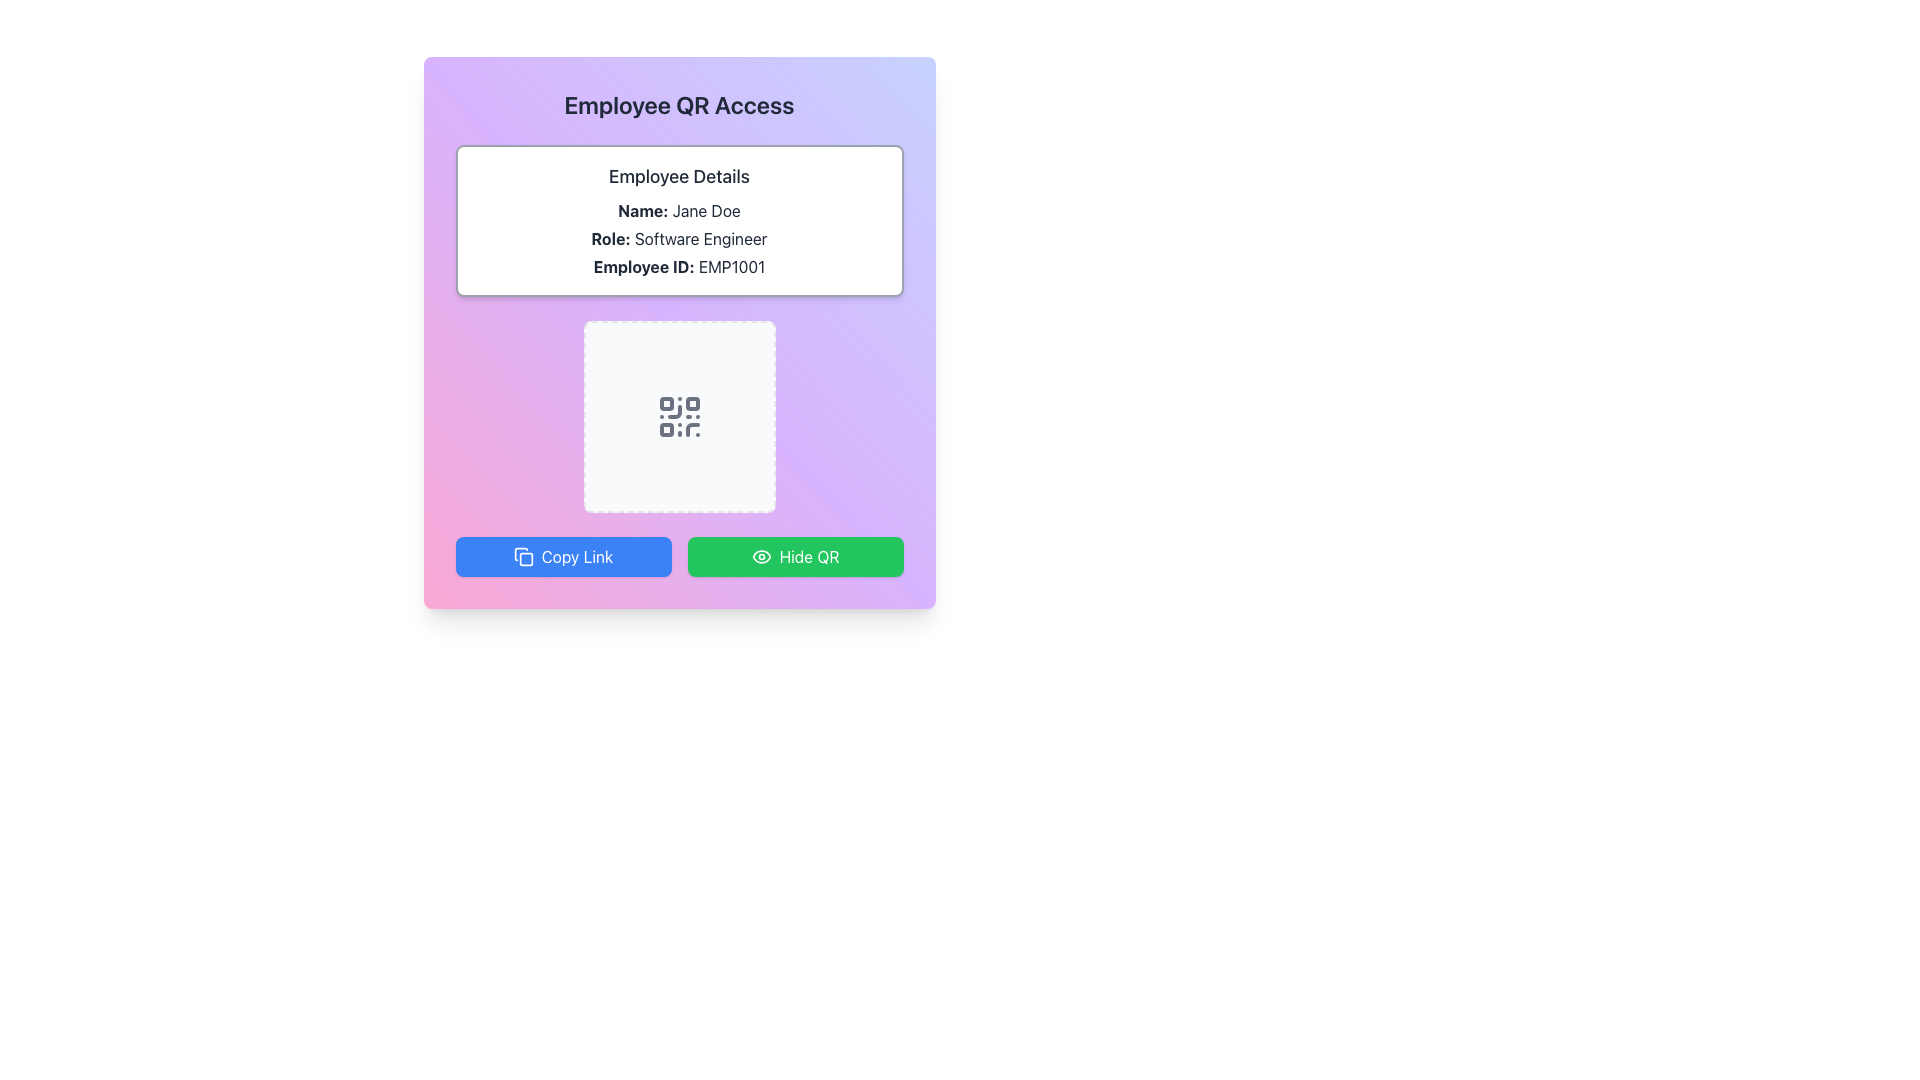 The height and width of the screenshot is (1080, 1920). I want to click on the small, square-shaped icon with rounded edges within the 'Copy Link' button in the bottom-left corner of the 'Employee QR Access' card layout, so click(526, 559).